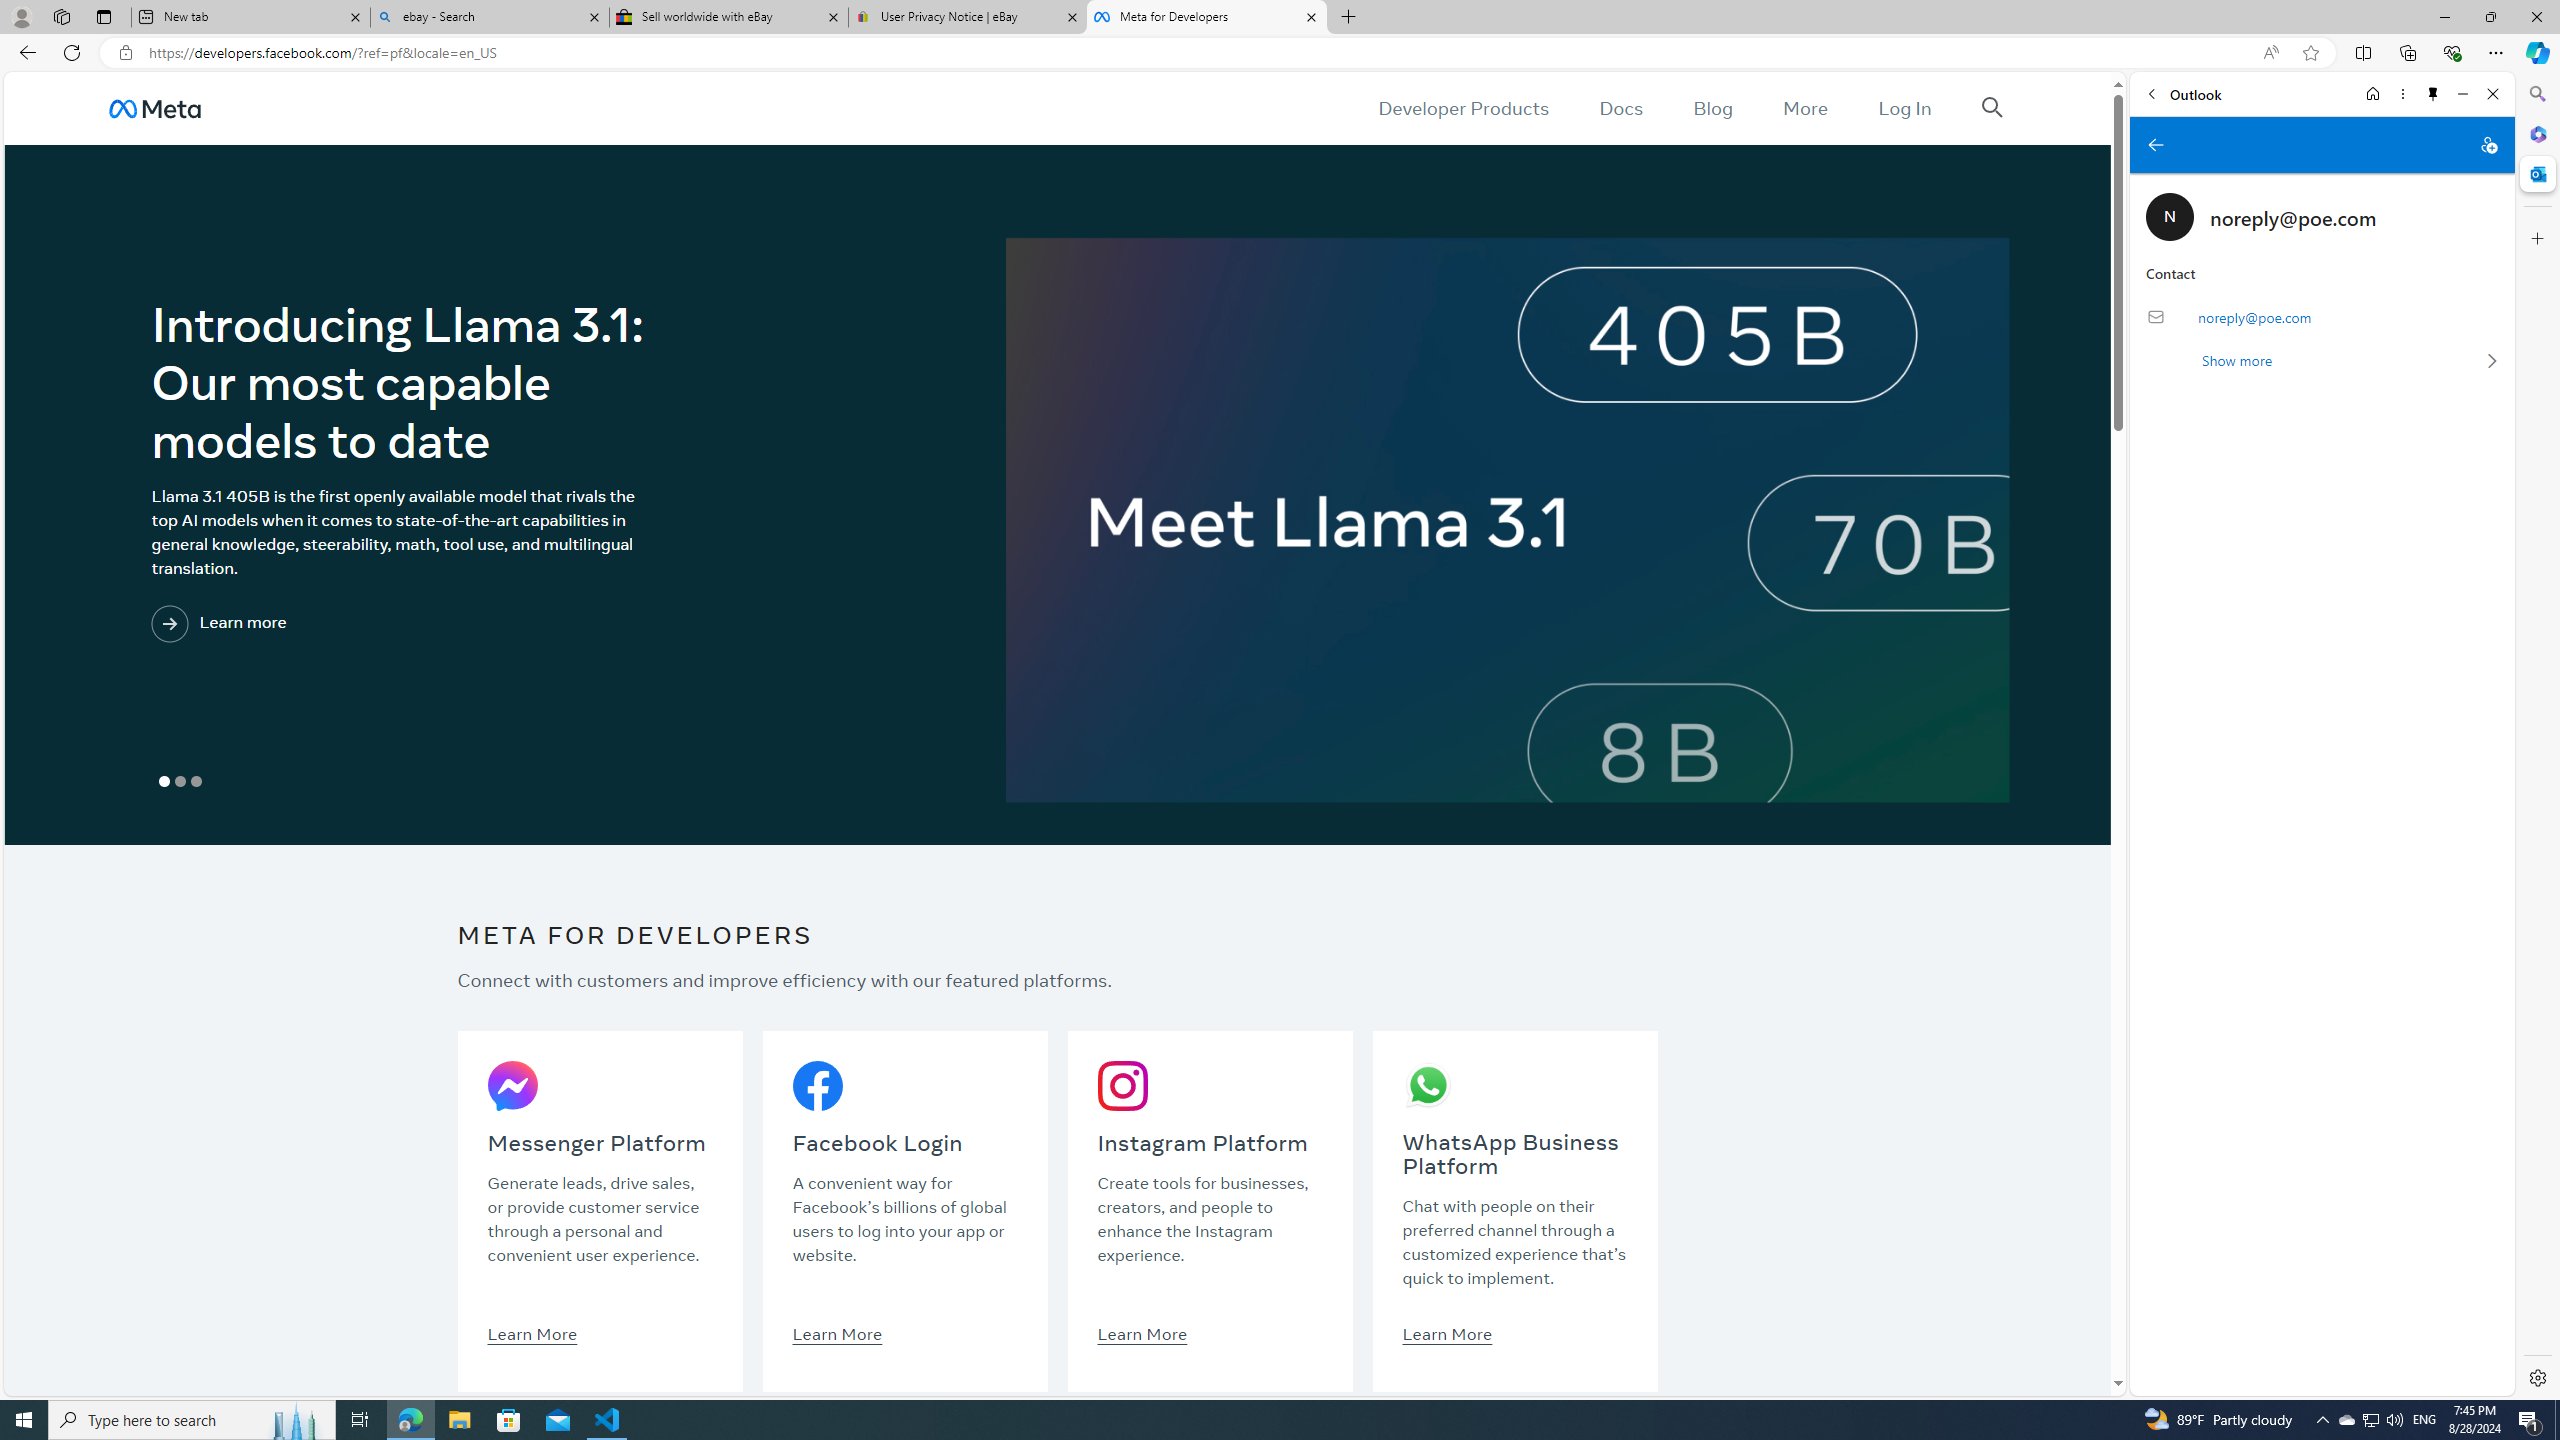  Describe the element at coordinates (1805, 107) in the screenshot. I see `'More'` at that location.